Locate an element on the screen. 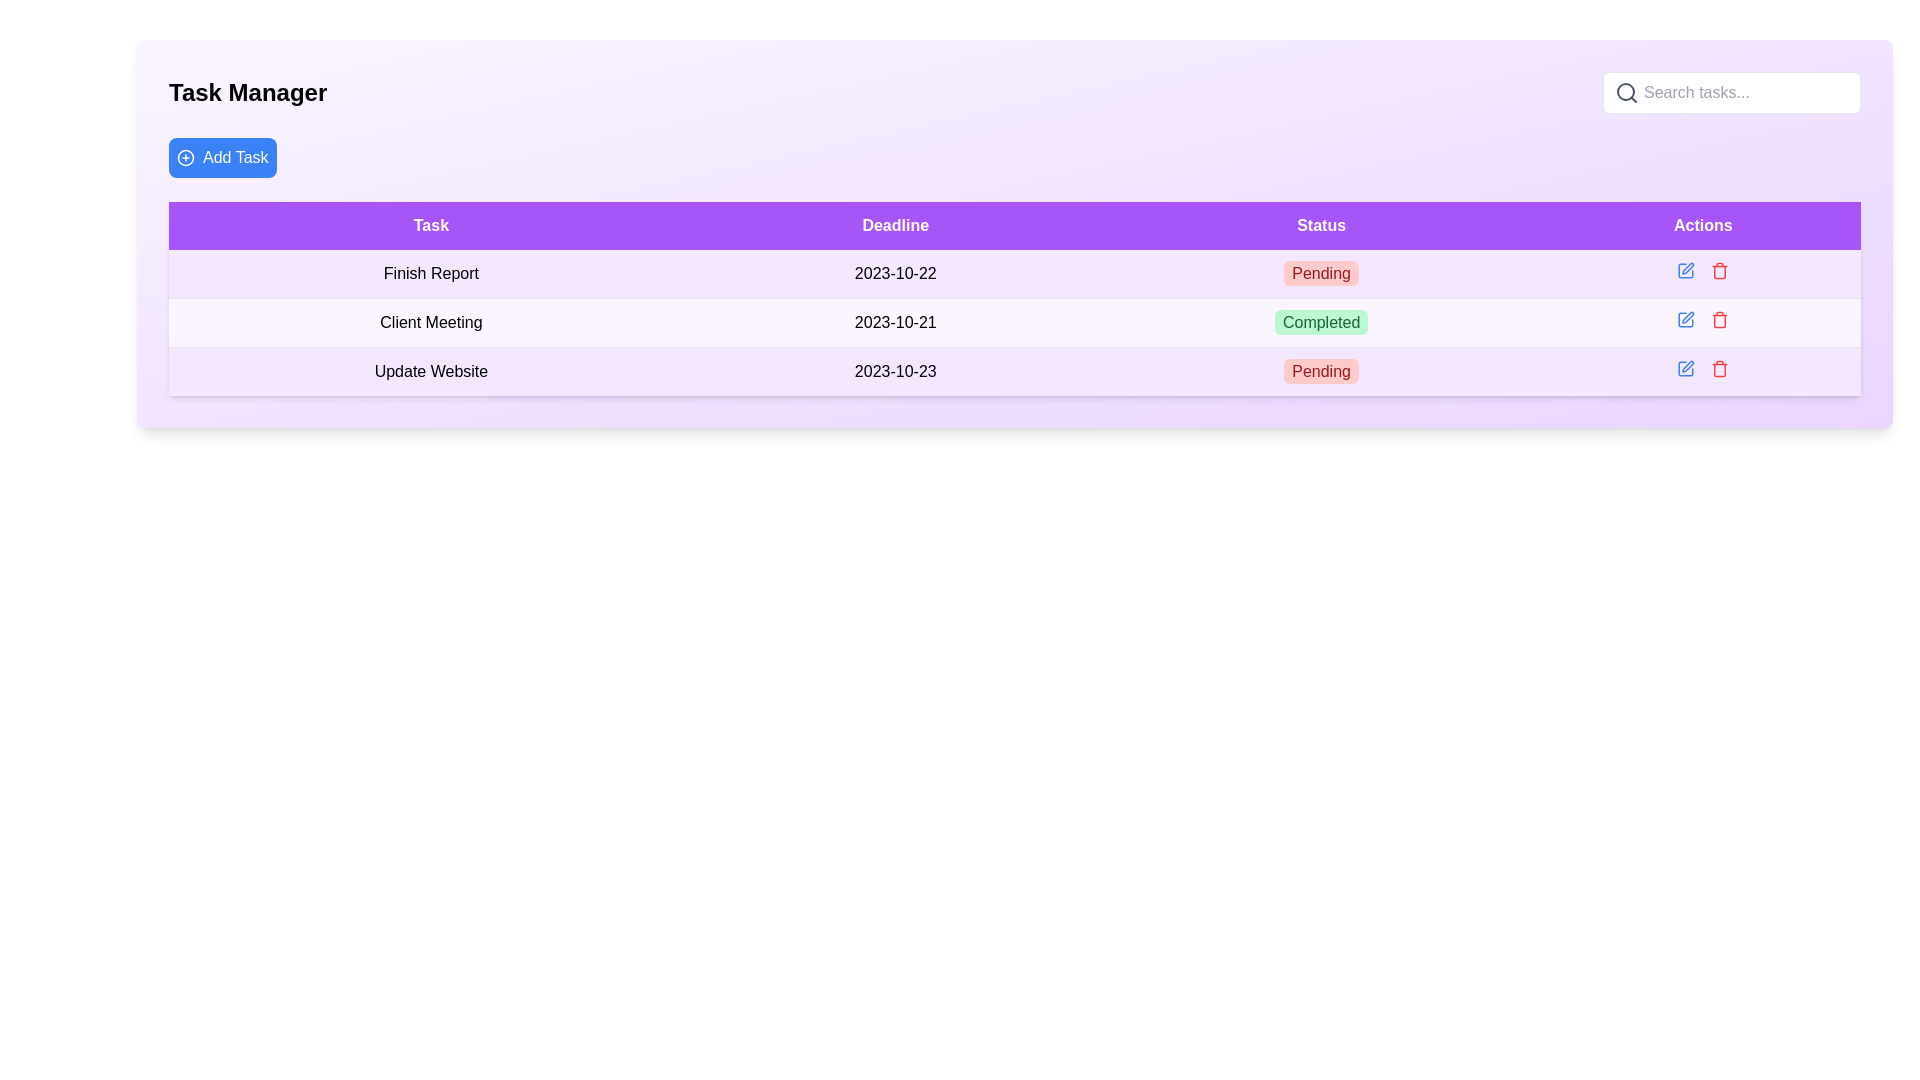 The width and height of the screenshot is (1920, 1080). the pen icon representing an edit action in the 'Actions' column of the 'Update Website' row in the Task Manager interface is located at coordinates (1685, 369).